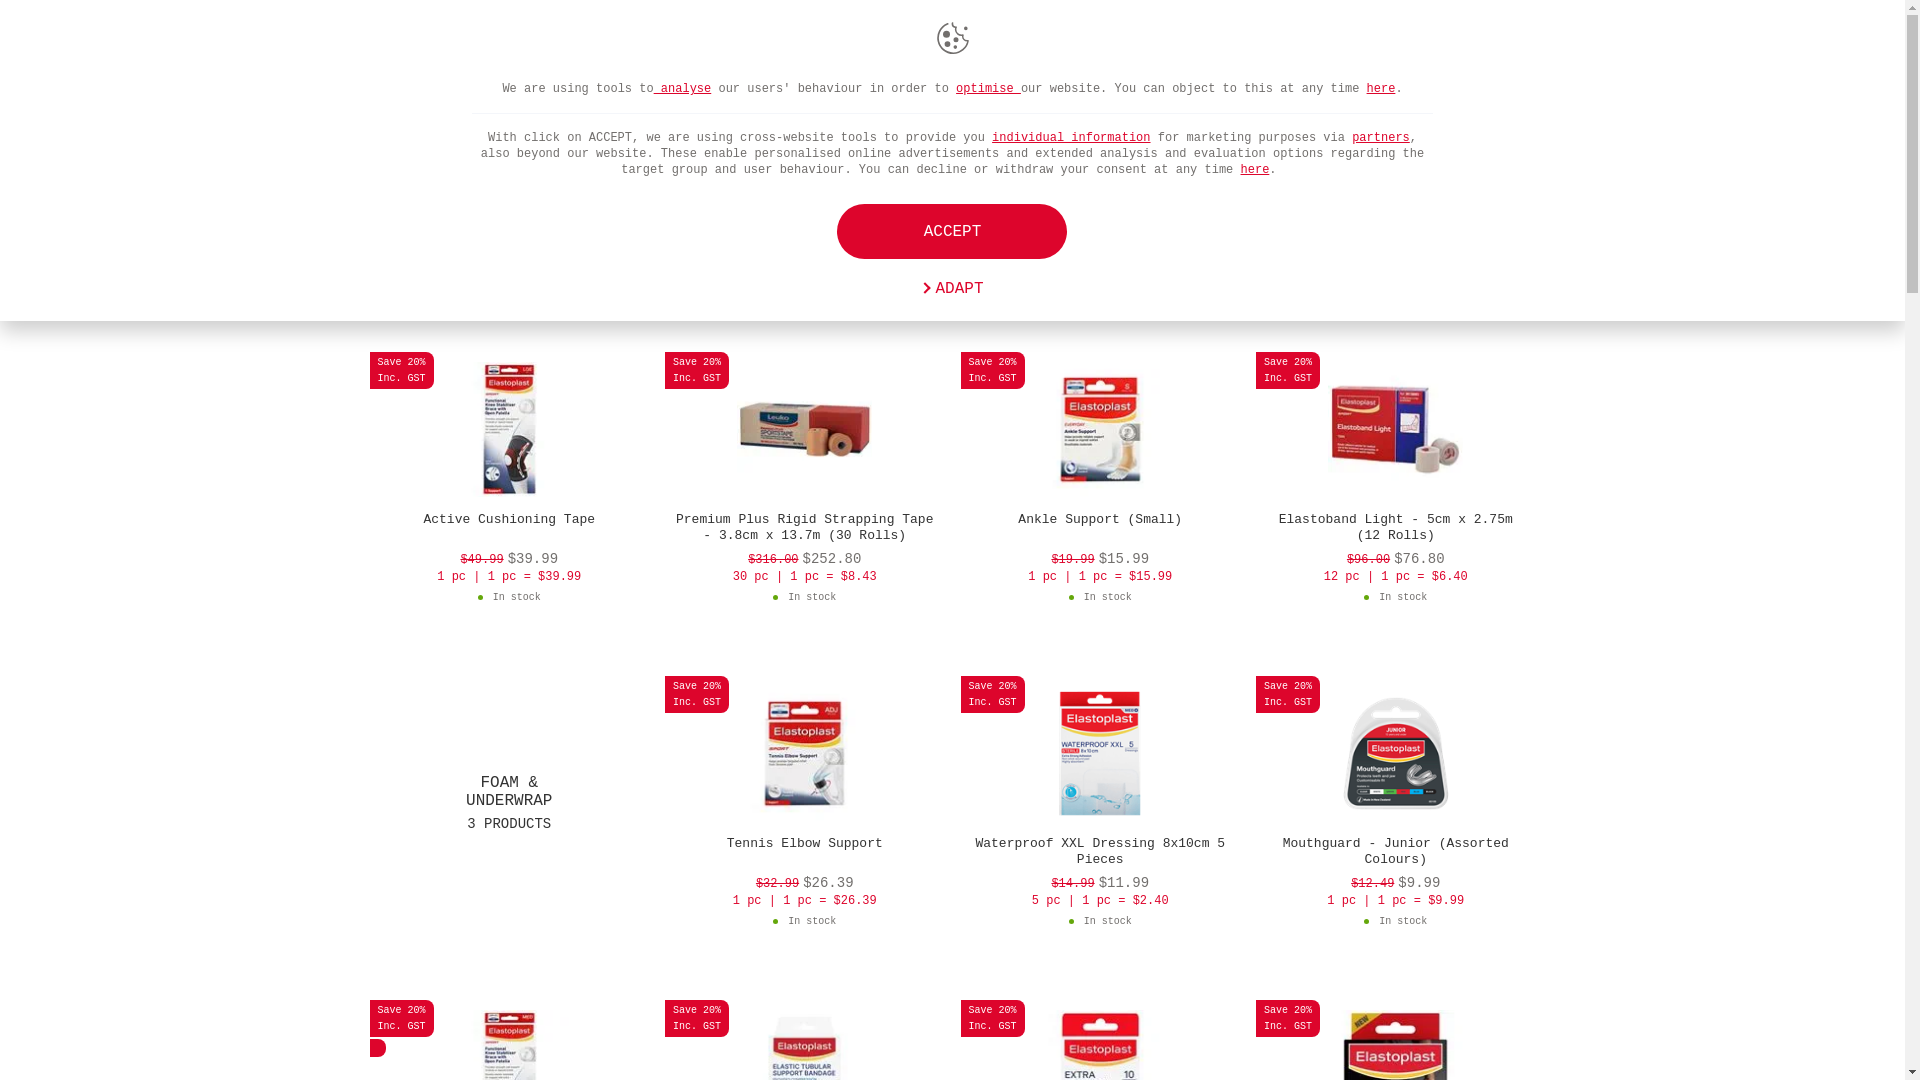 The height and width of the screenshot is (1080, 1920). I want to click on 'Your Elastoplast Account', so click(1444, 42).